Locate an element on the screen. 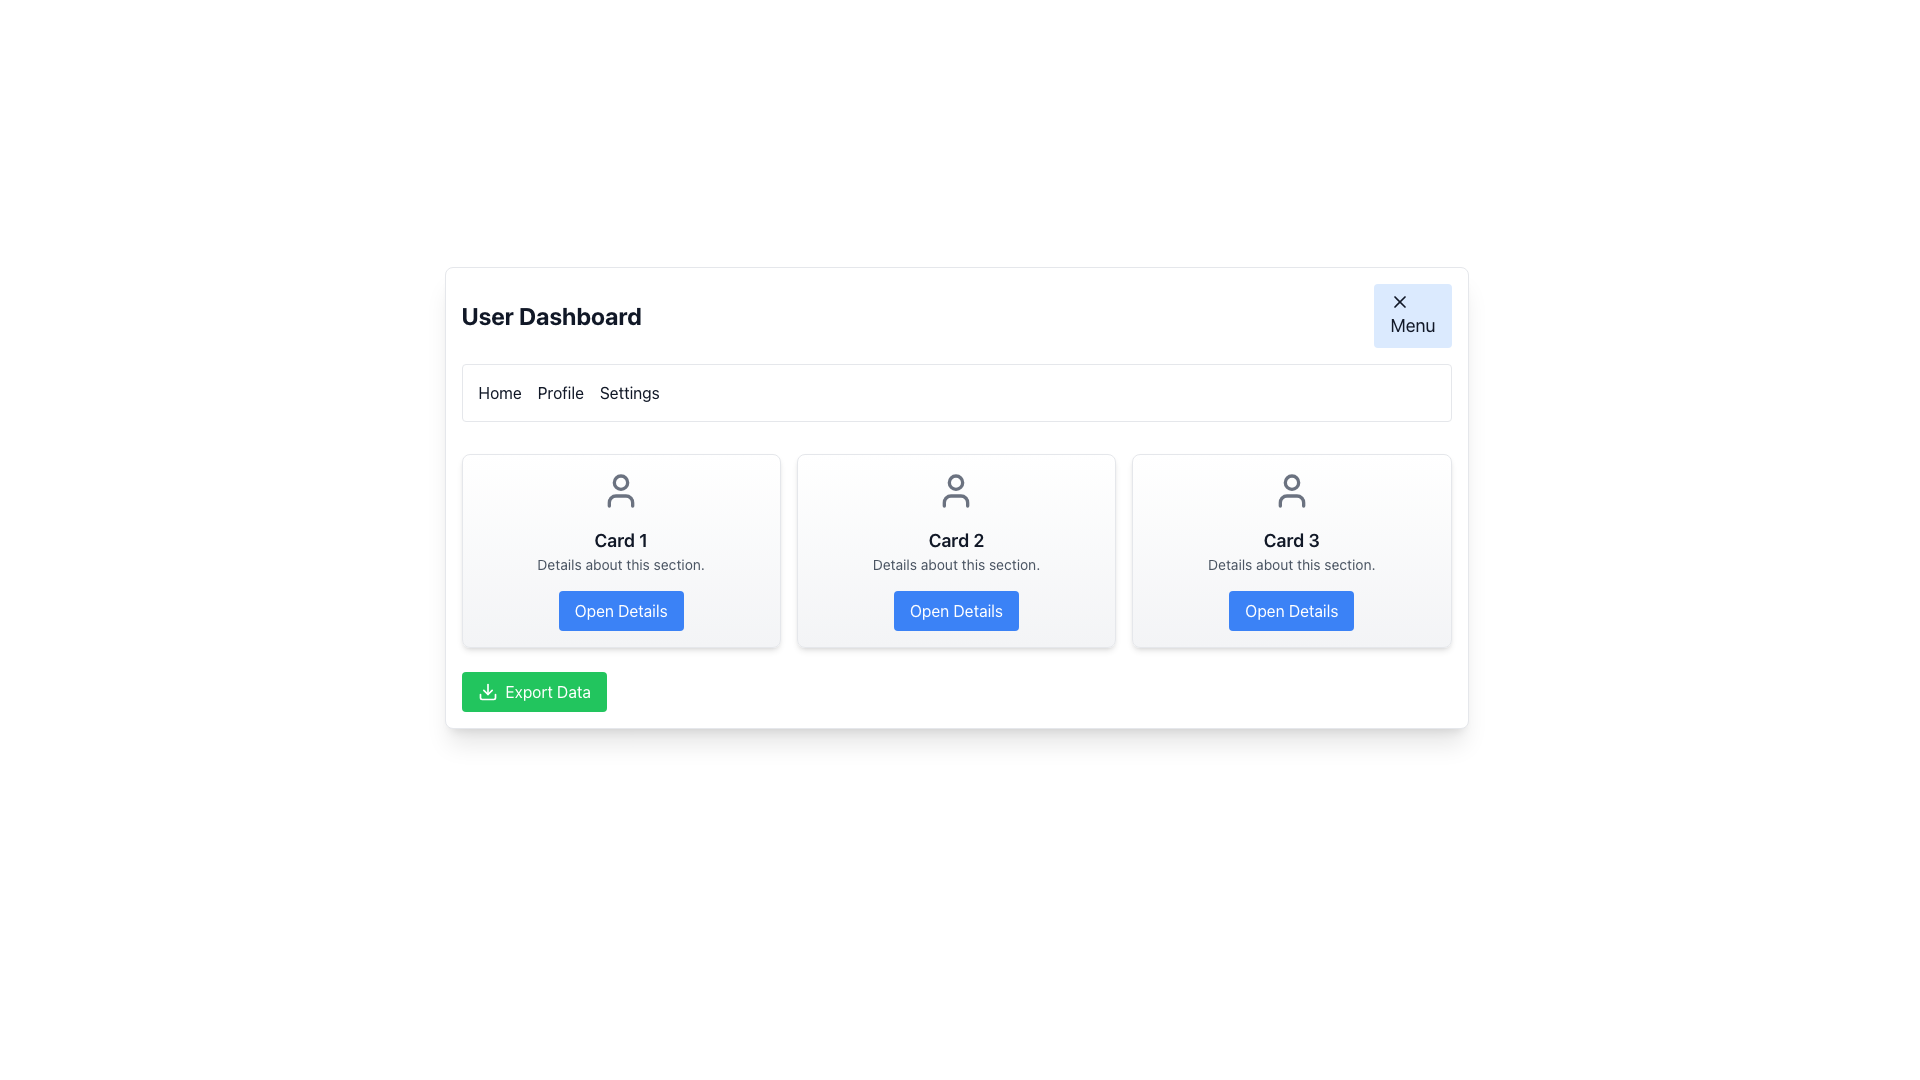 The height and width of the screenshot is (1080, 1920). the user profile icon located at the top center of 'Card 3', which is designed for personalization or user-related functionality is located at coordinates (1291, 490).